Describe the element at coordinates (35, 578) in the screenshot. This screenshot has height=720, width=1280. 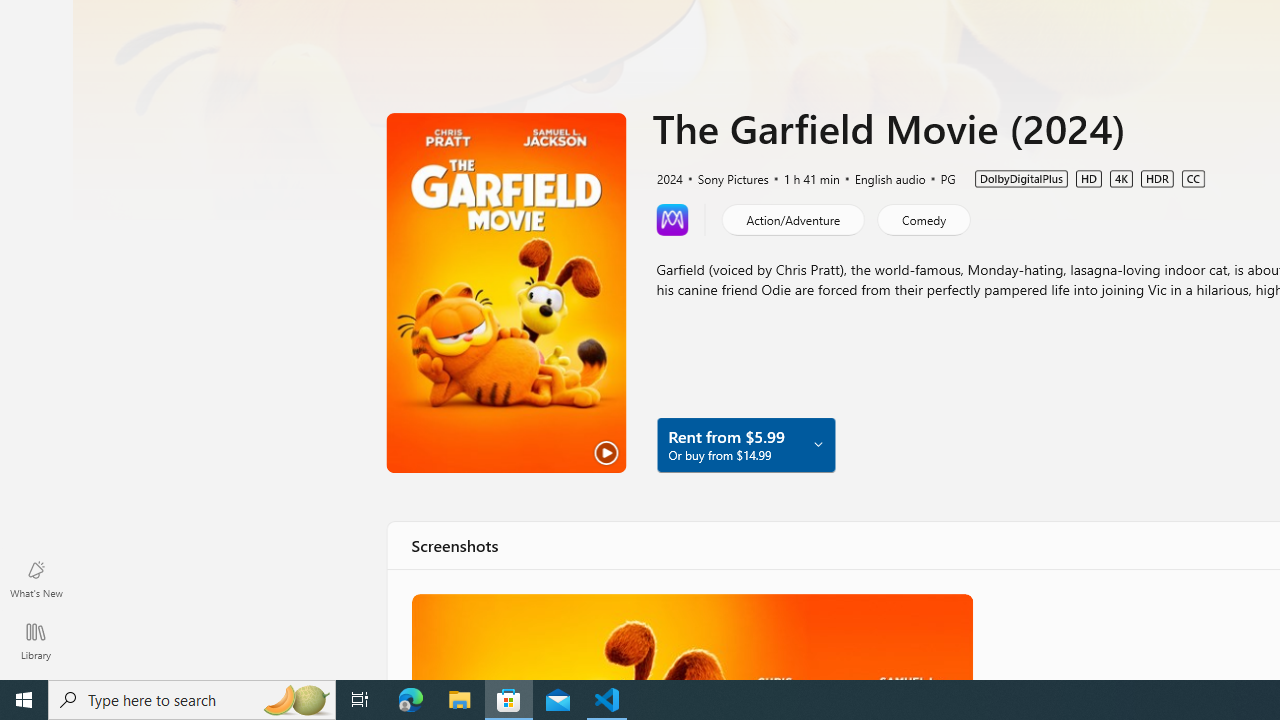
I see `'What'` at that location.